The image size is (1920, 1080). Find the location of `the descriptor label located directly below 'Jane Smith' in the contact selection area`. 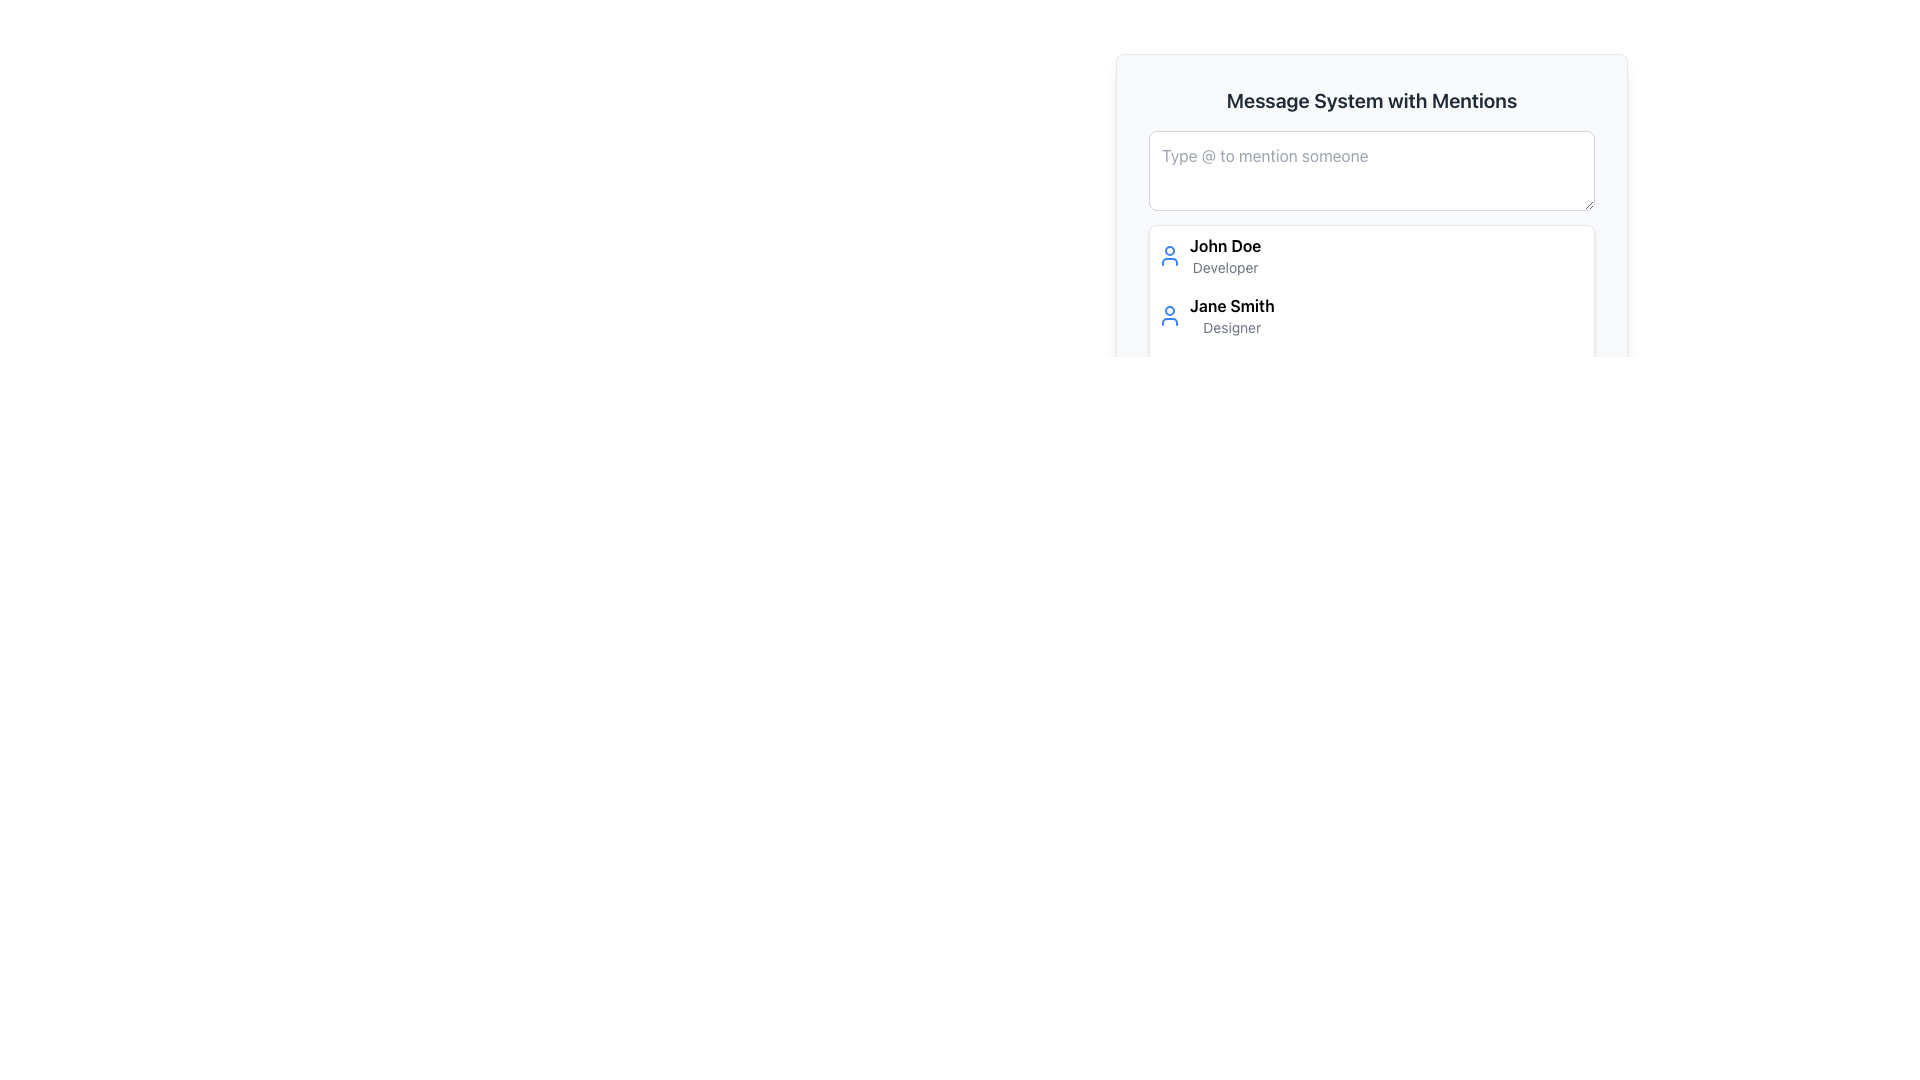

the descriptor label located directly below 'Jane Smith' in the contact selection area is located at coordinates (1231, 326).